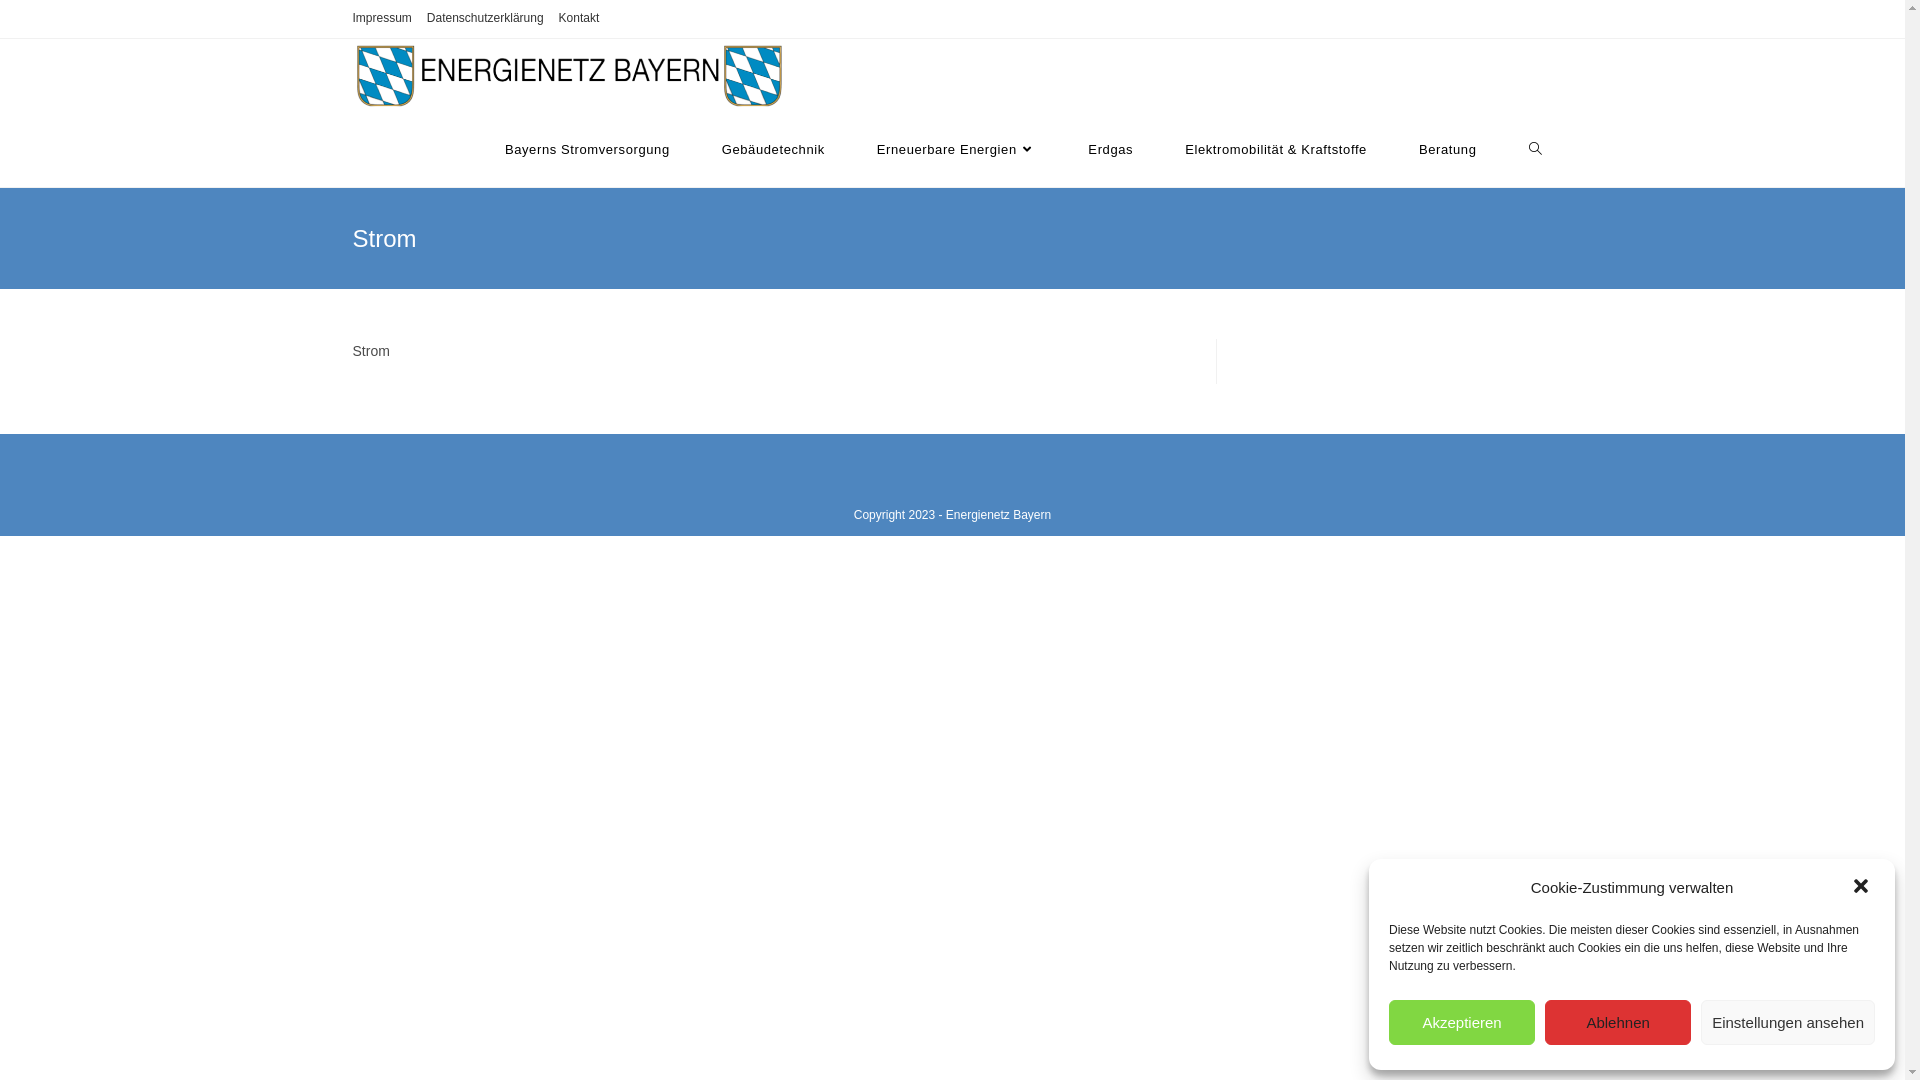  I want to click on 'Bayerns Stromversorgung', so click(586, 149).